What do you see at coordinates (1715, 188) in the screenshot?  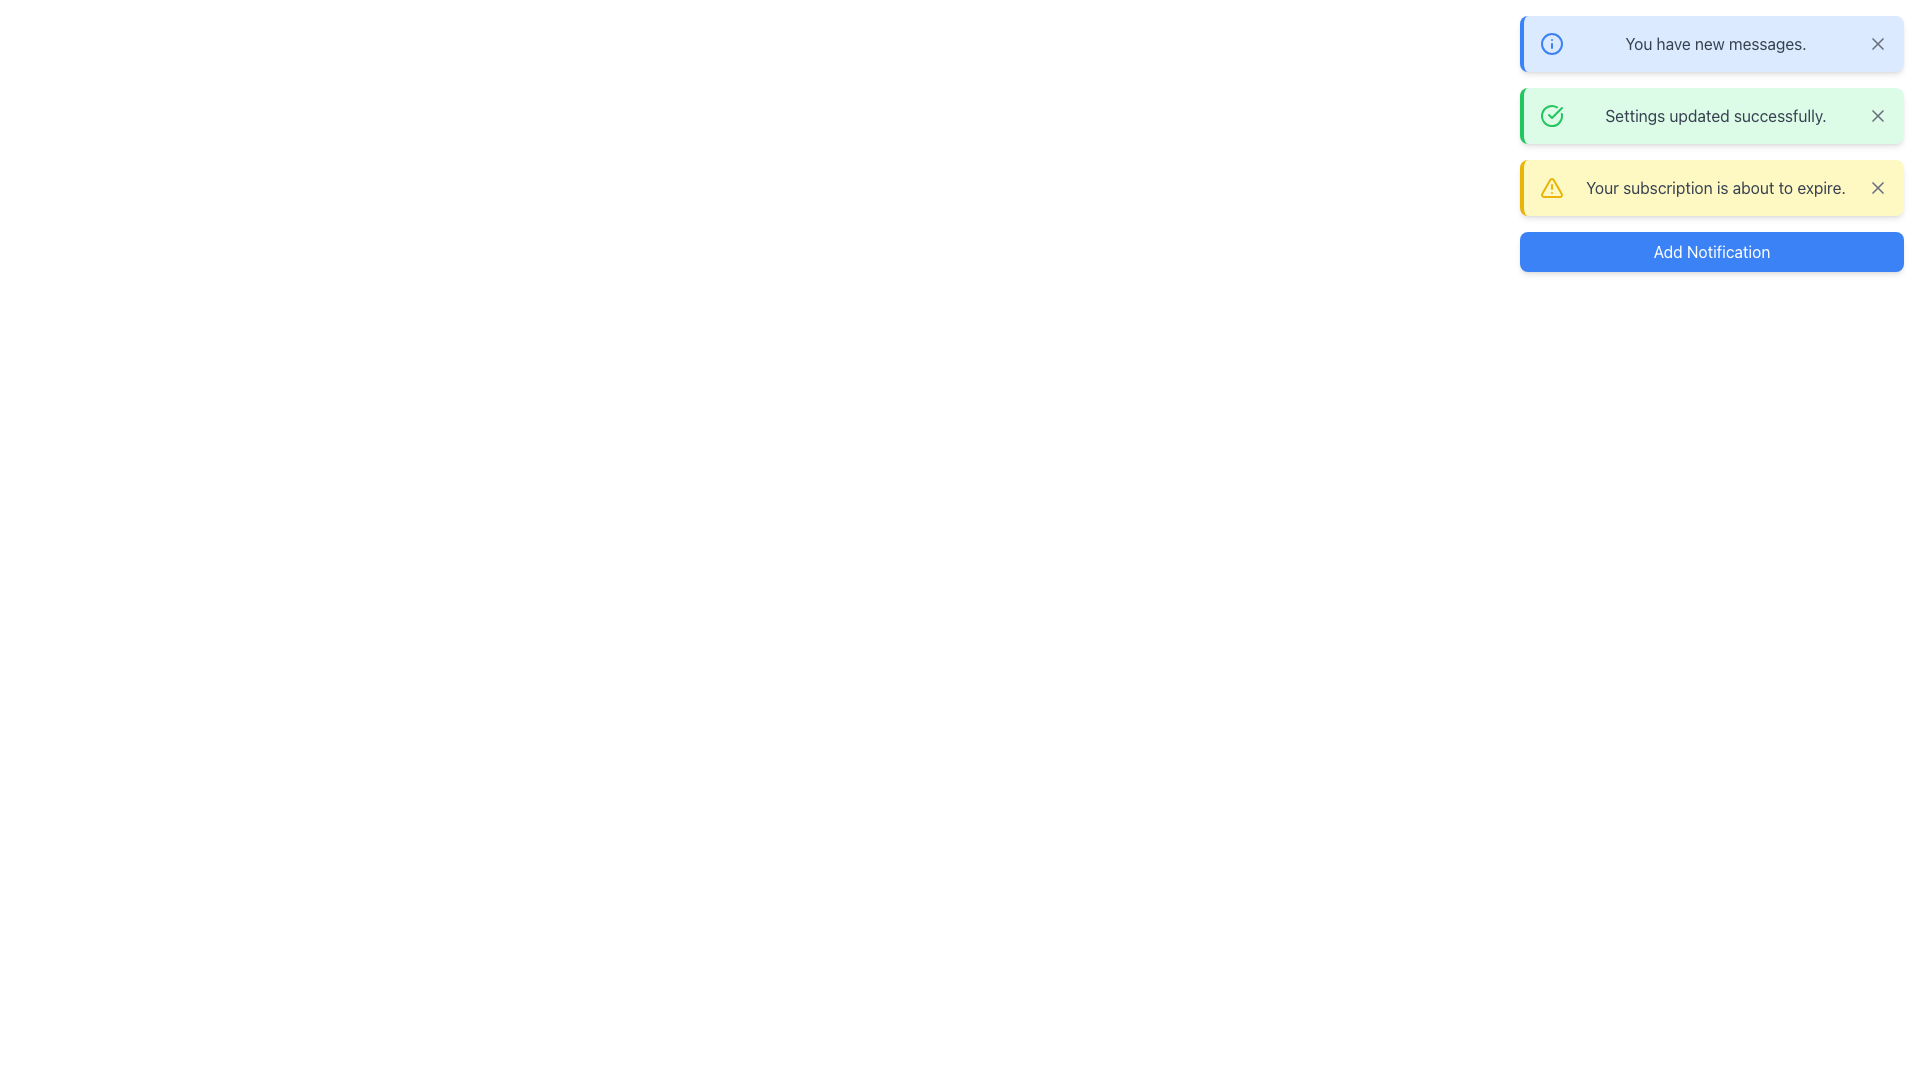 I see `notification message displayed in the text block informing the user about the expiration of their subscription, which is located center-right within the yellow-highlighted notification group` at bounding box center [1715, 188].